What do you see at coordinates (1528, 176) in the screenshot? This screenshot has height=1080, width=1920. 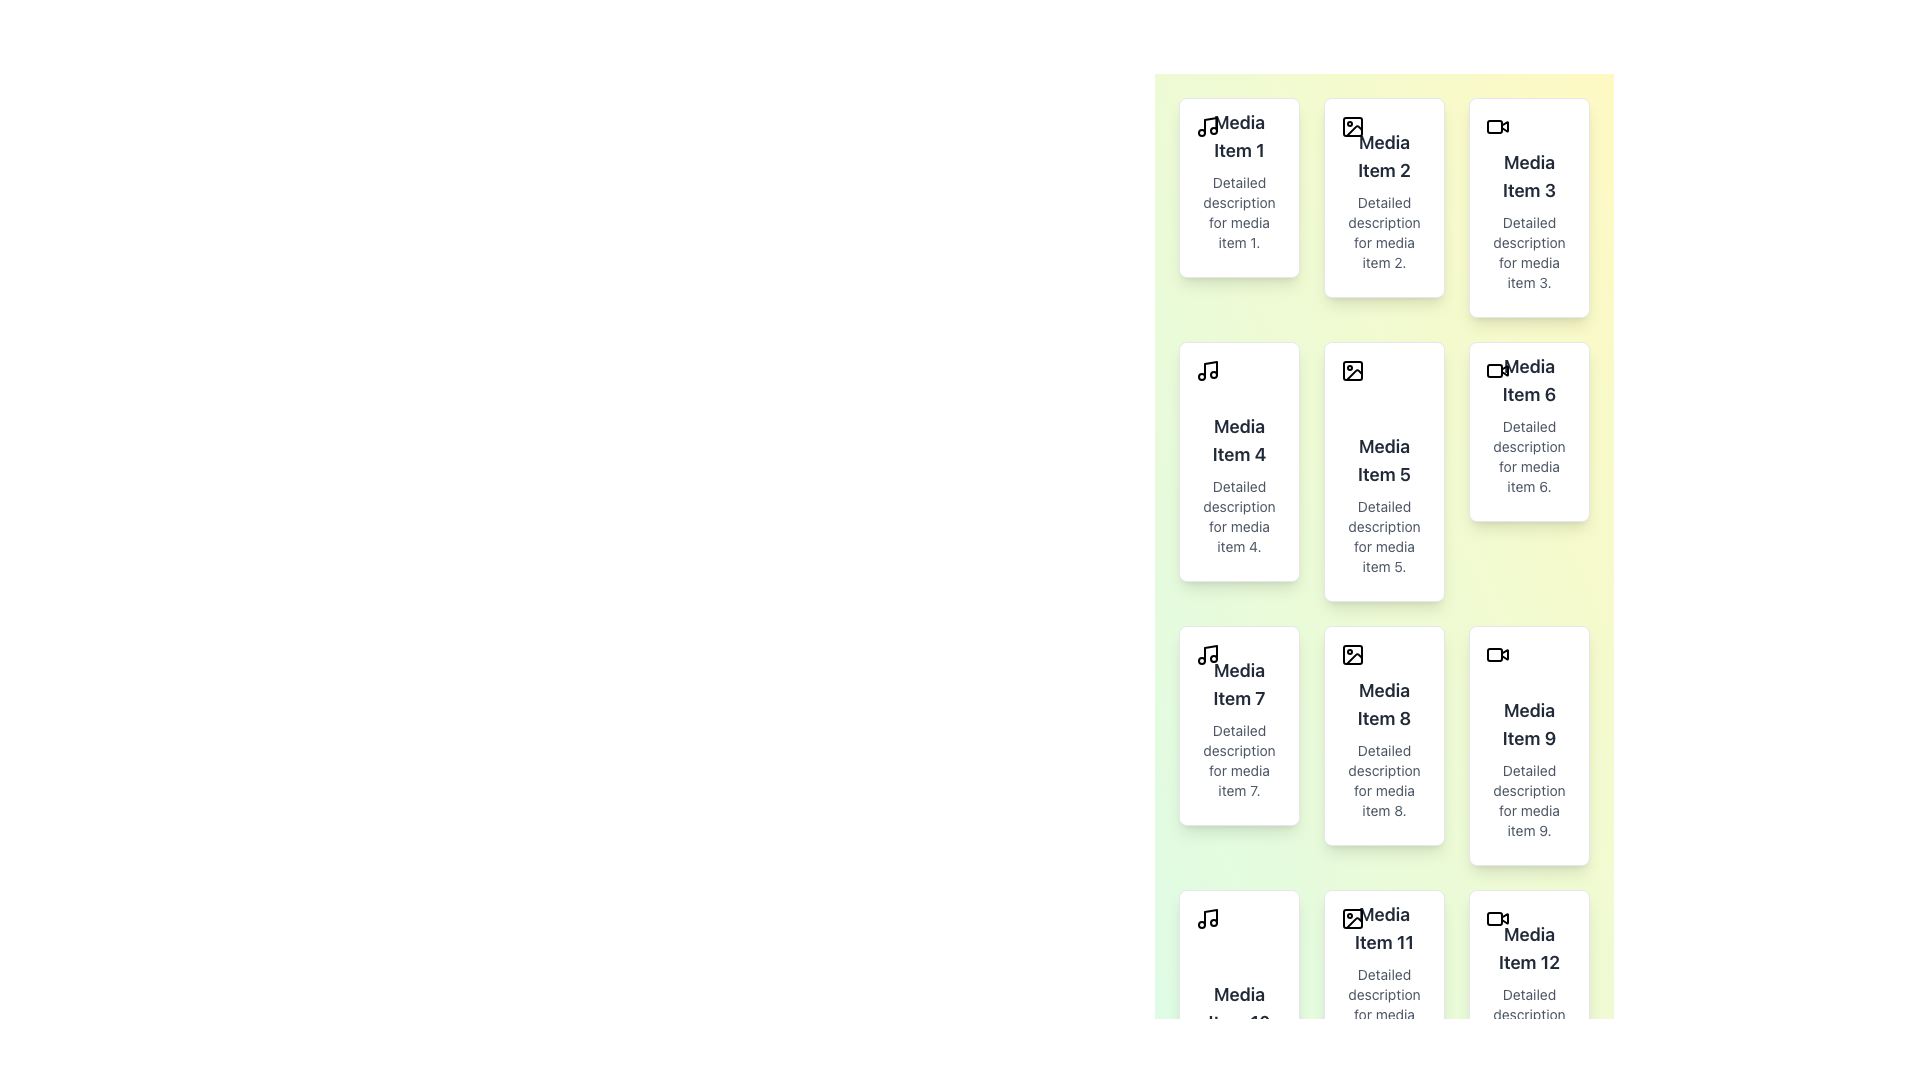 I see `the title text label of the third card in the top row, which identifies the media item` at bounding box center [1528, 176].